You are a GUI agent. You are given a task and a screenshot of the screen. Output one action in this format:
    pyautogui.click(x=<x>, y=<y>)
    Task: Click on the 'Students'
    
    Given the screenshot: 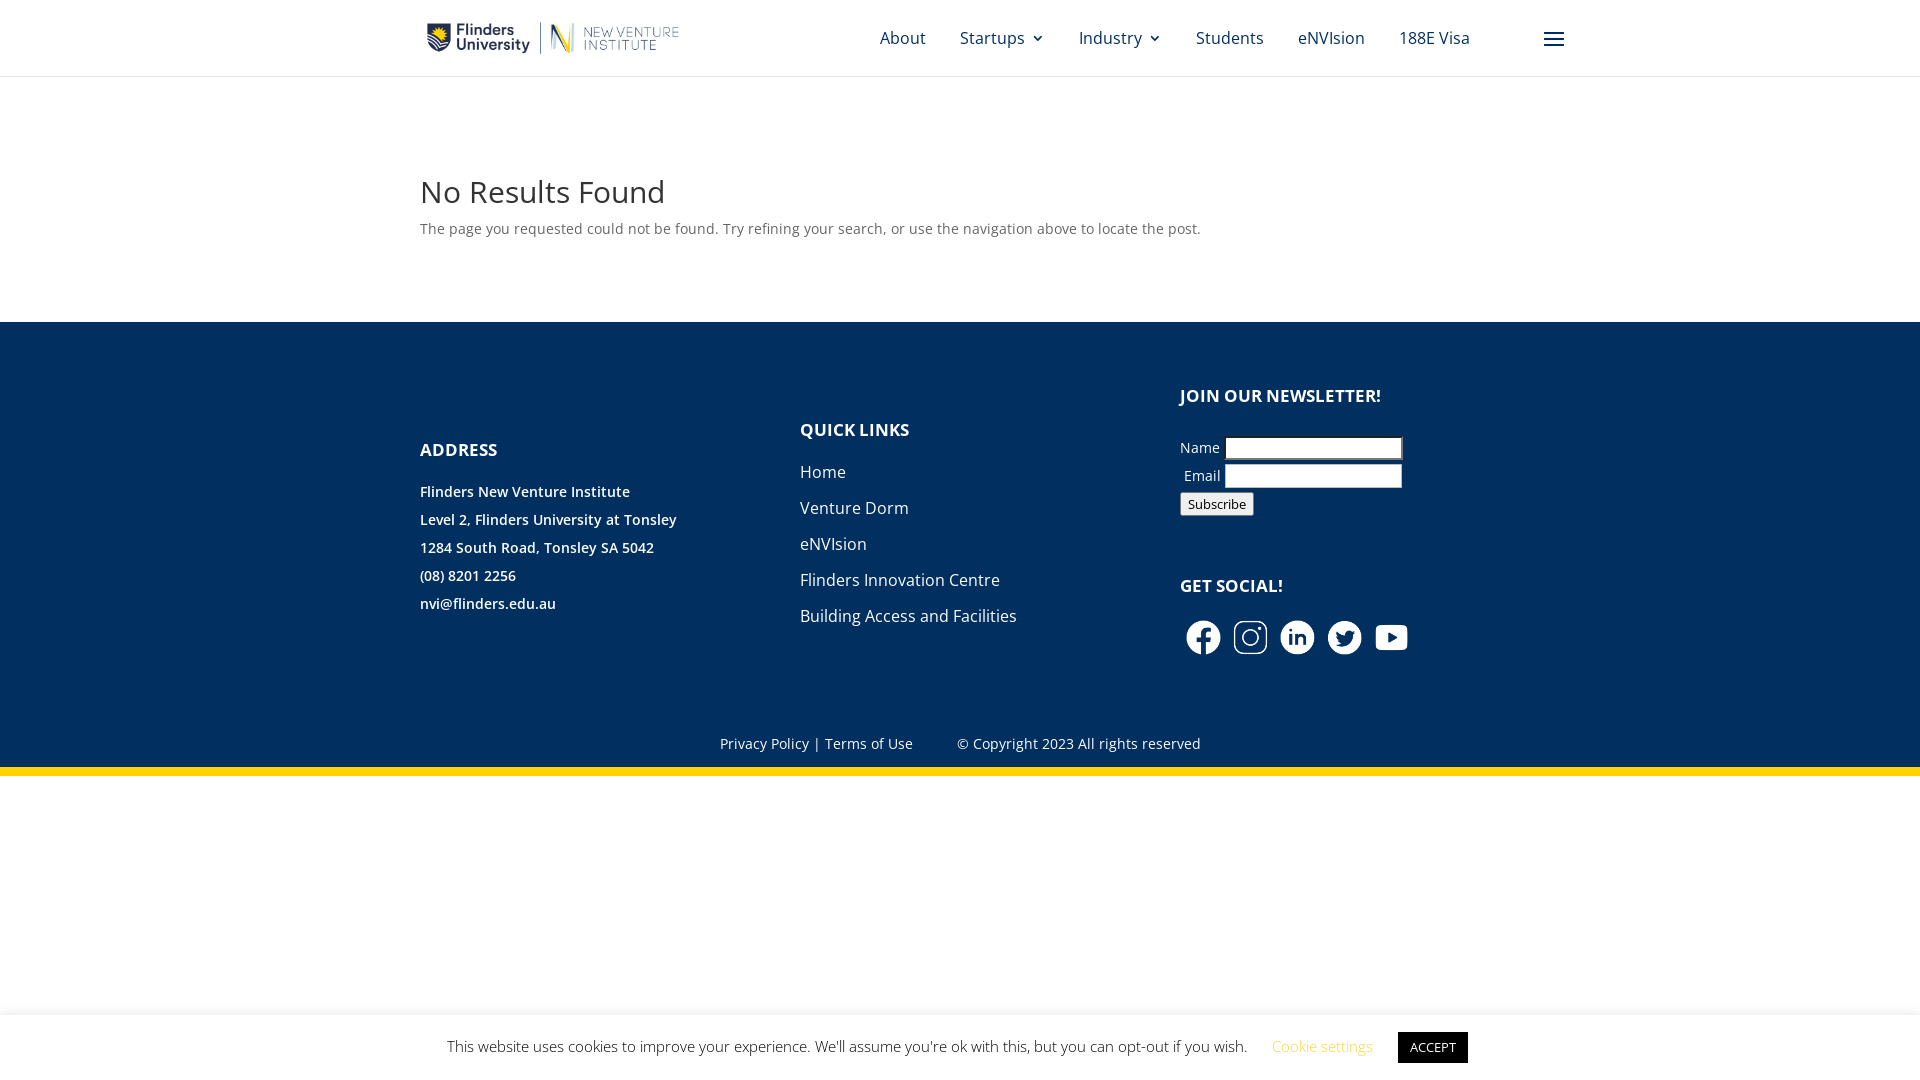 What is the action you would take?
    pyautogui.click(x=1195, y=38)
    